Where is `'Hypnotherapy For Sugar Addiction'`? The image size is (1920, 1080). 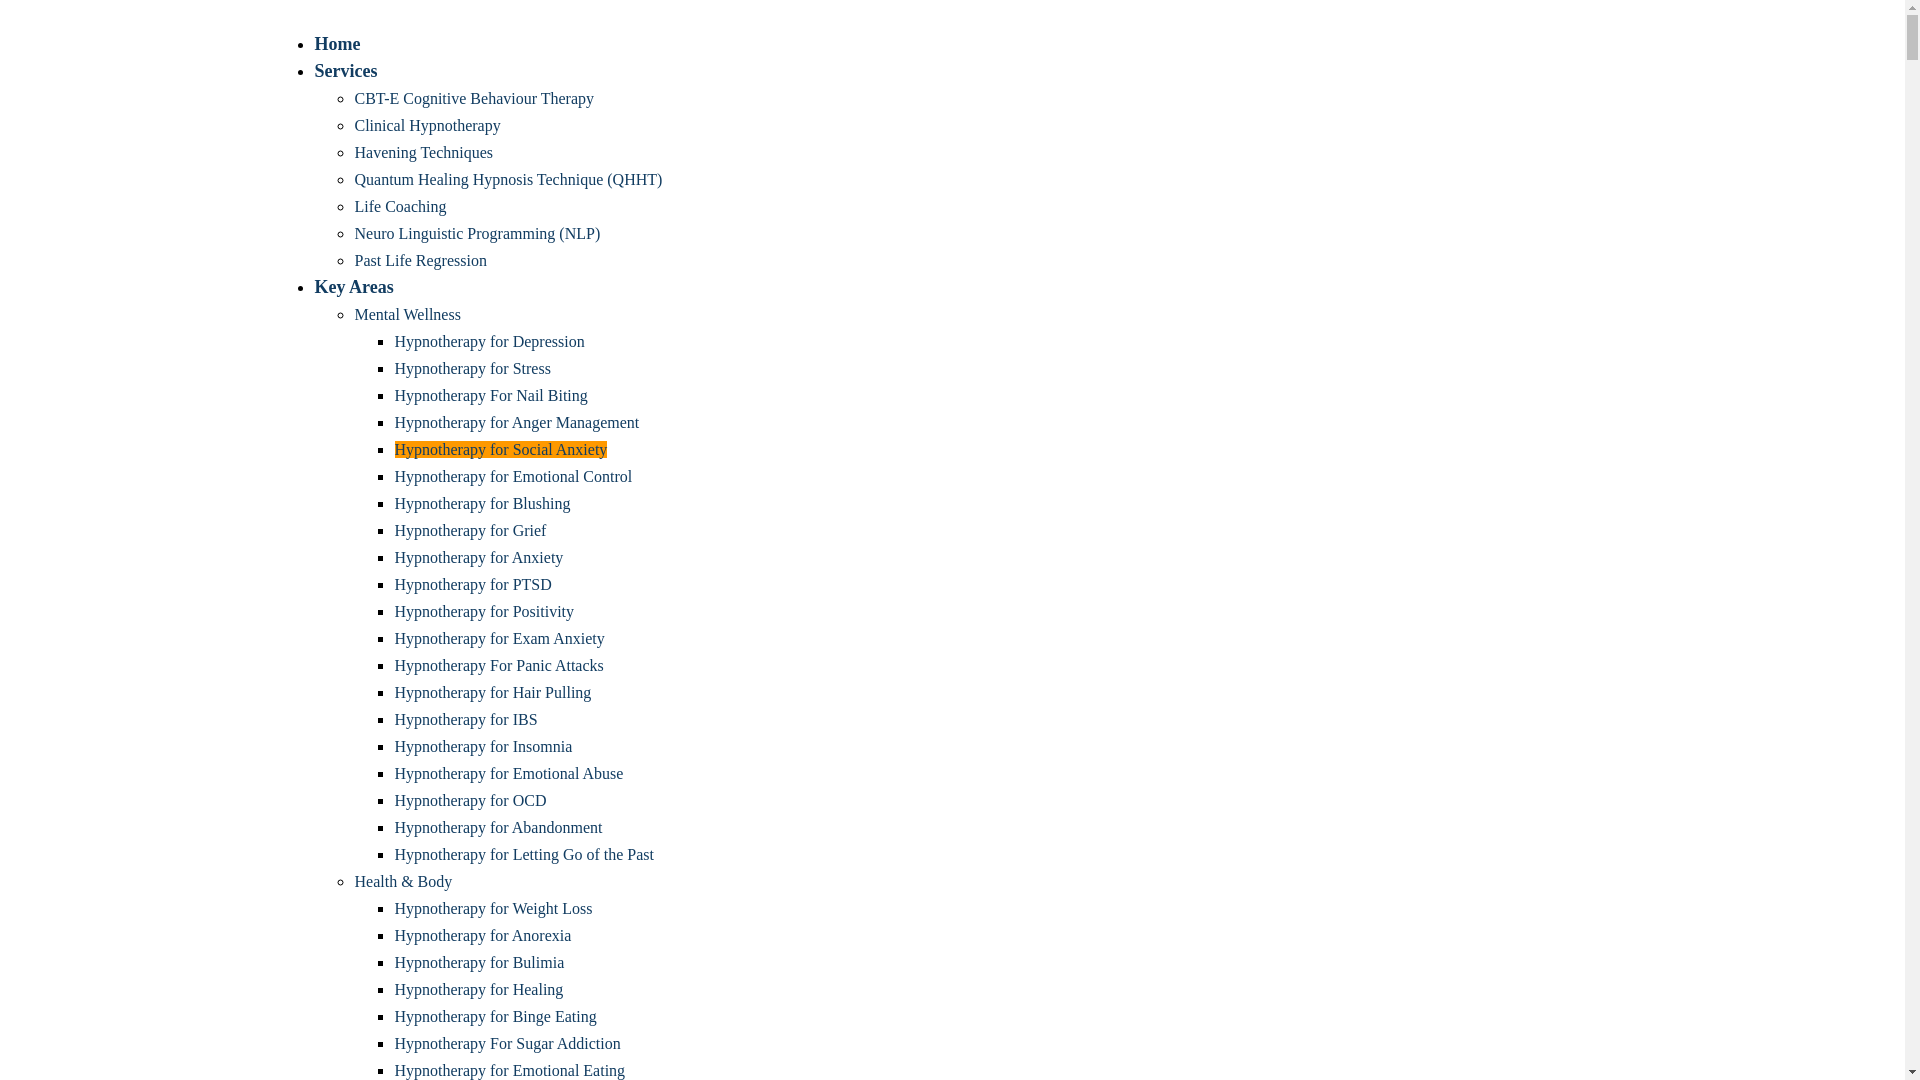
'Hypnotherapy For Sugar Addiction' is located at coordinates (507, 1042).